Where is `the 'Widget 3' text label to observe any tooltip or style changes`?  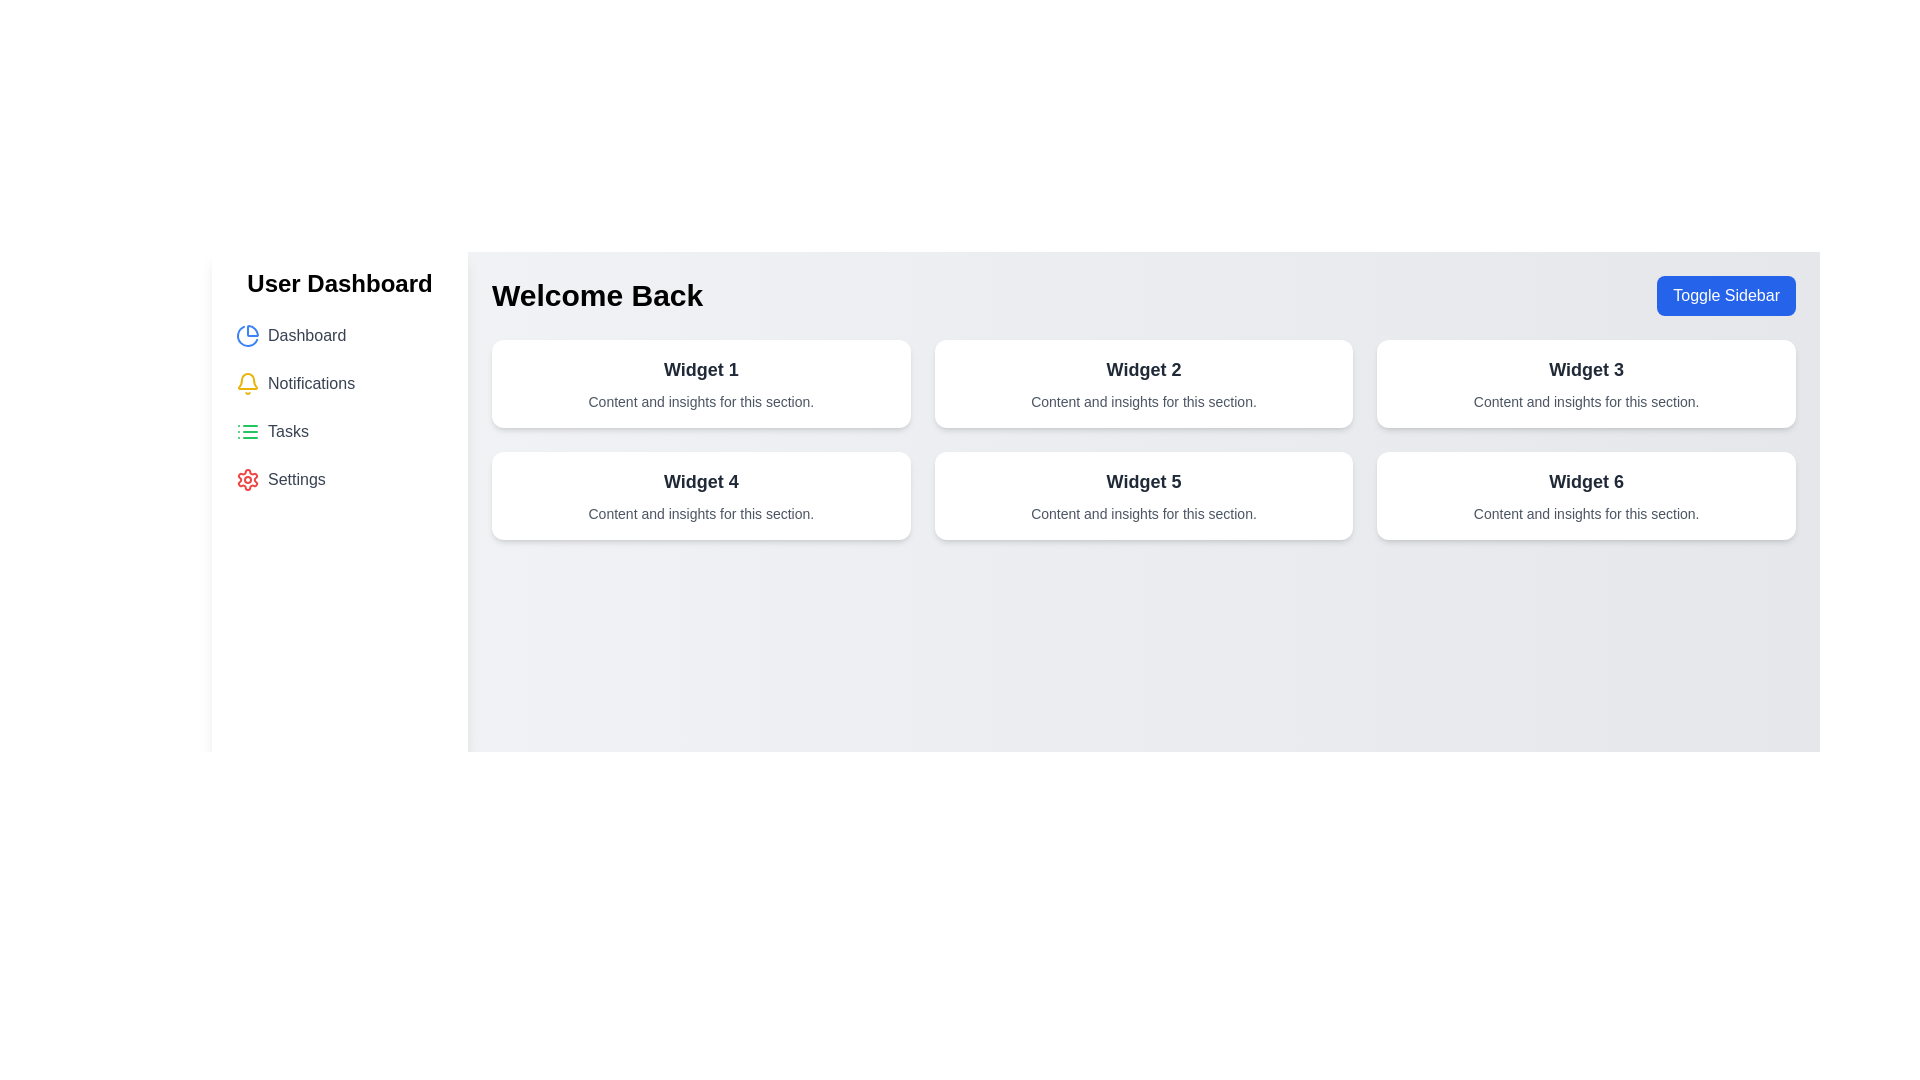
the 'Widget 3' text label to observe any tooltip or style changes is located at coordinates (1585, 370).